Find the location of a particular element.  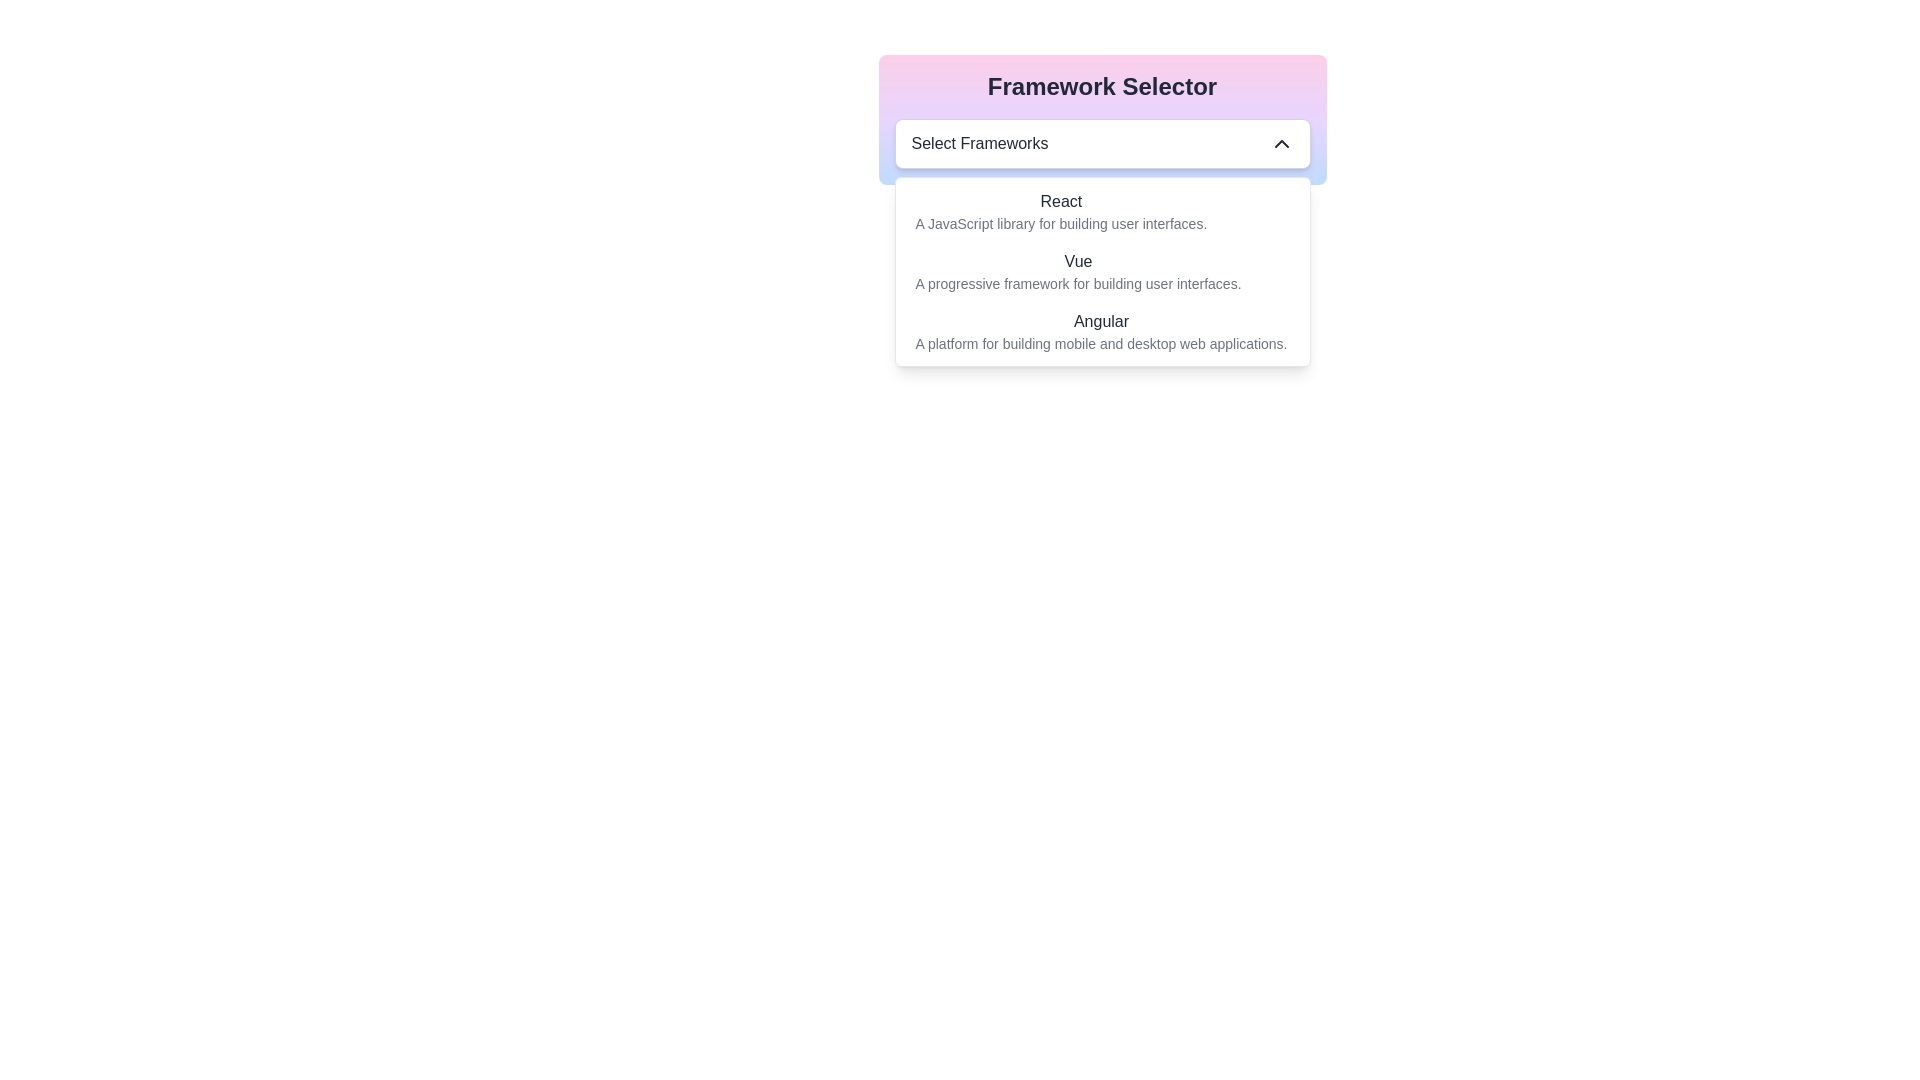

the 'React' text label, which identifies the 'React' framework in the dropdown menu under the 'Framework Selector' section is located at coordinates (1060, 201).